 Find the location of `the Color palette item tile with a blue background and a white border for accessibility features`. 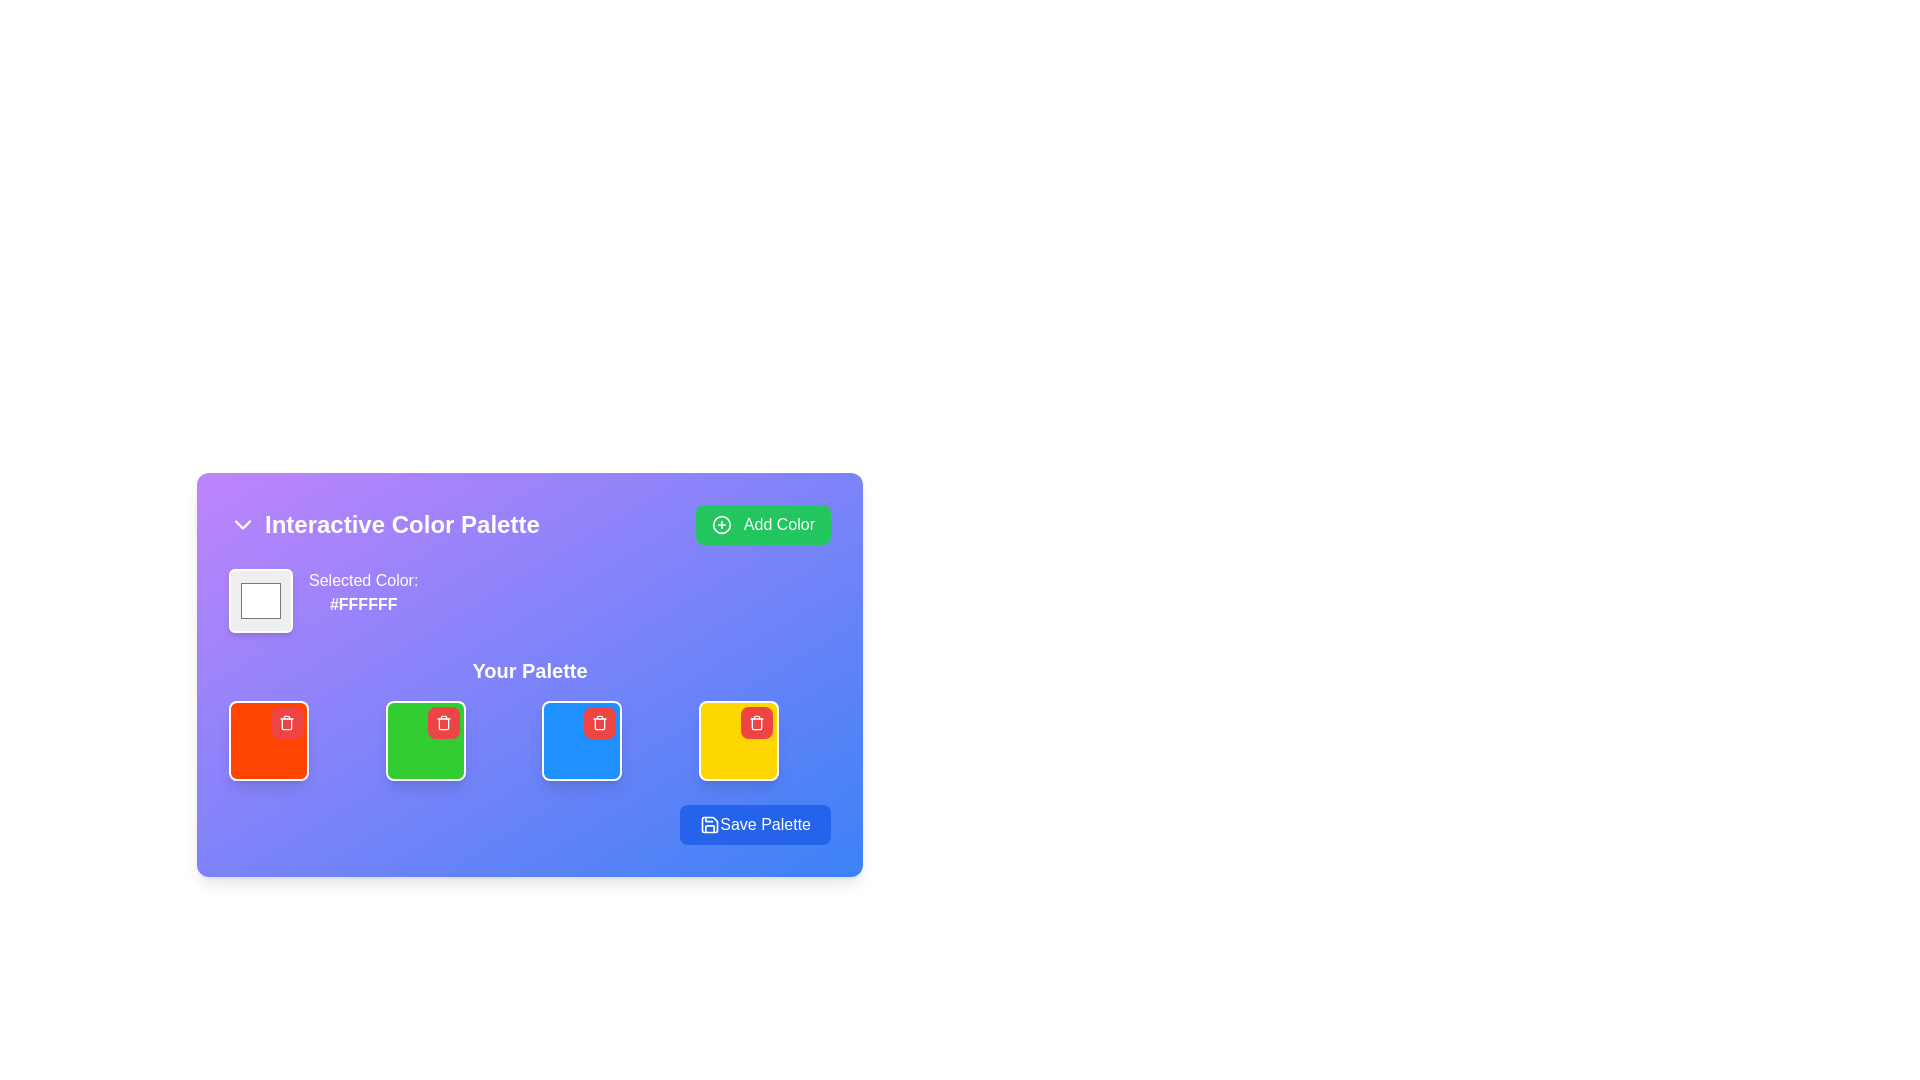

the Color palette item tile with a blue background and a white border for accessibility features is located at coordinates (580, 740).